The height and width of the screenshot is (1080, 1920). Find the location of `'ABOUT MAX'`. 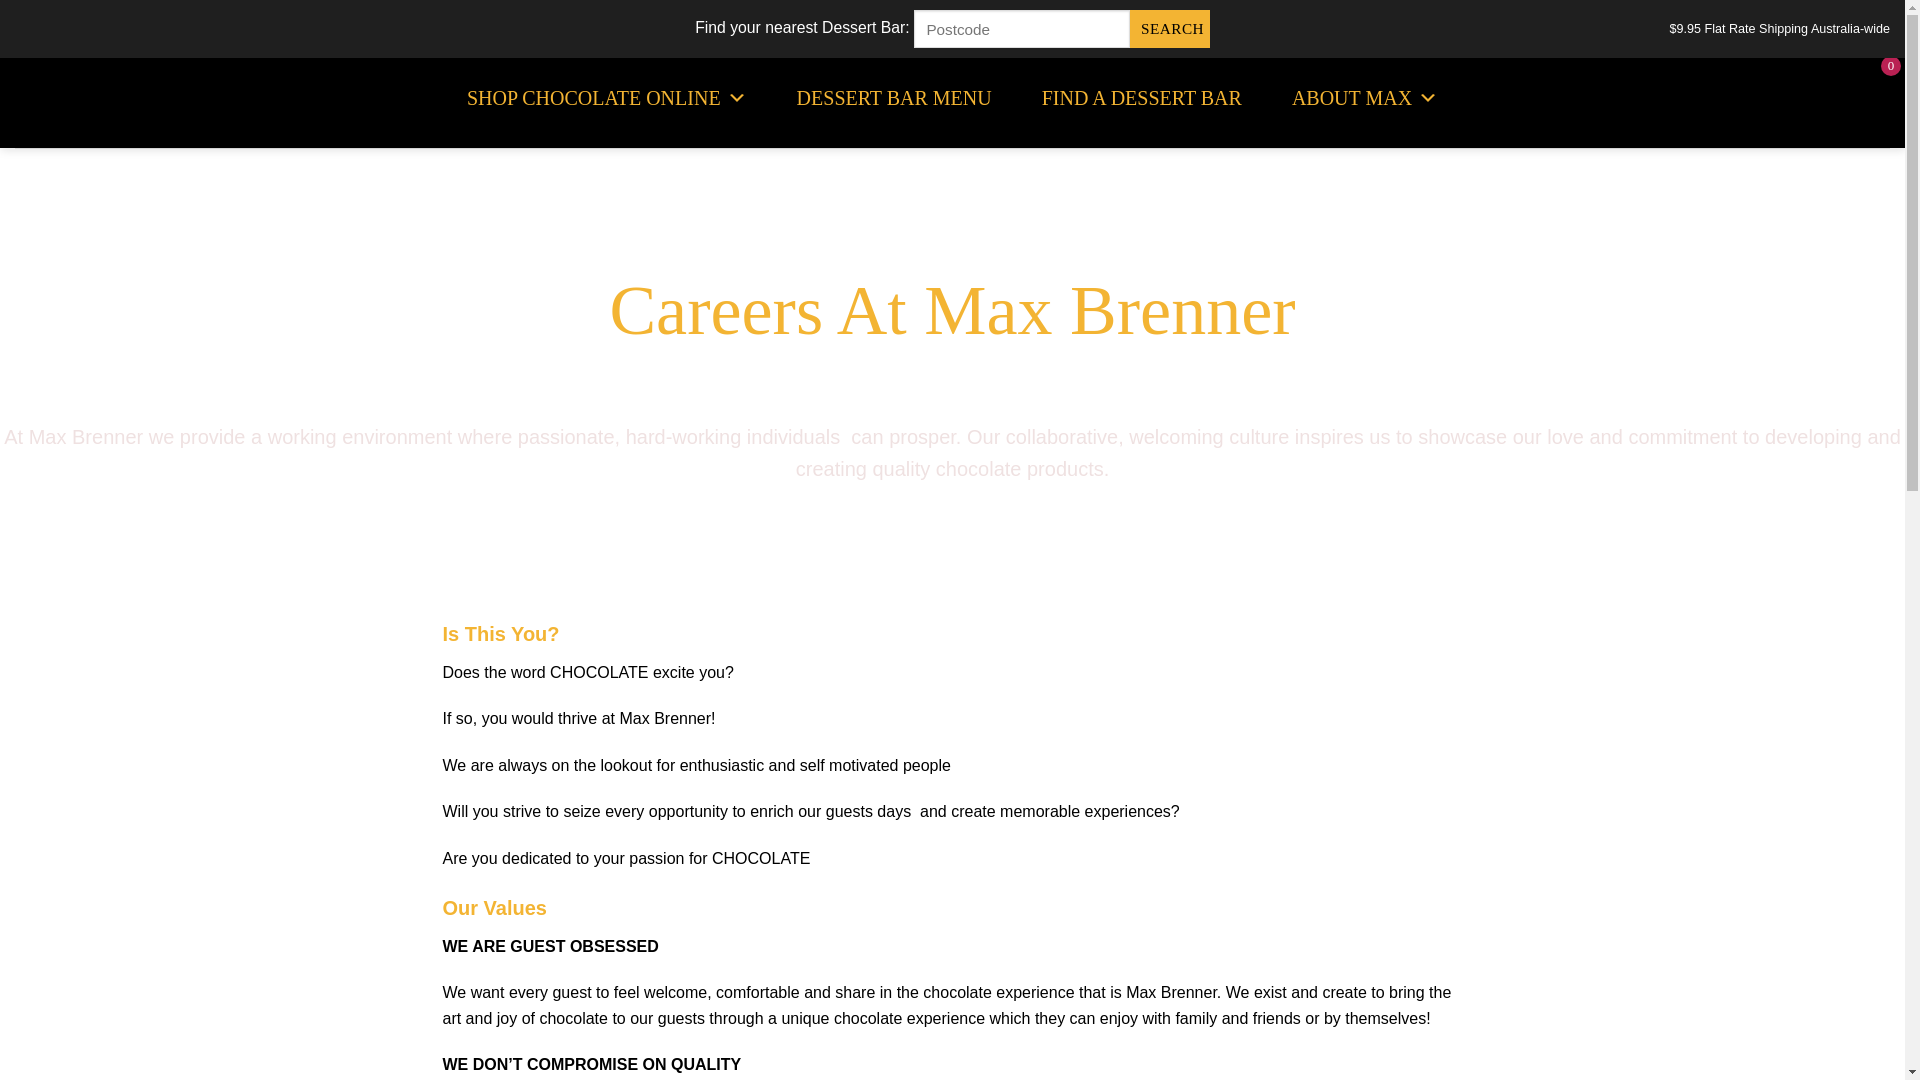

'ABOUT MAX' is located at coordinates (1363, 97).